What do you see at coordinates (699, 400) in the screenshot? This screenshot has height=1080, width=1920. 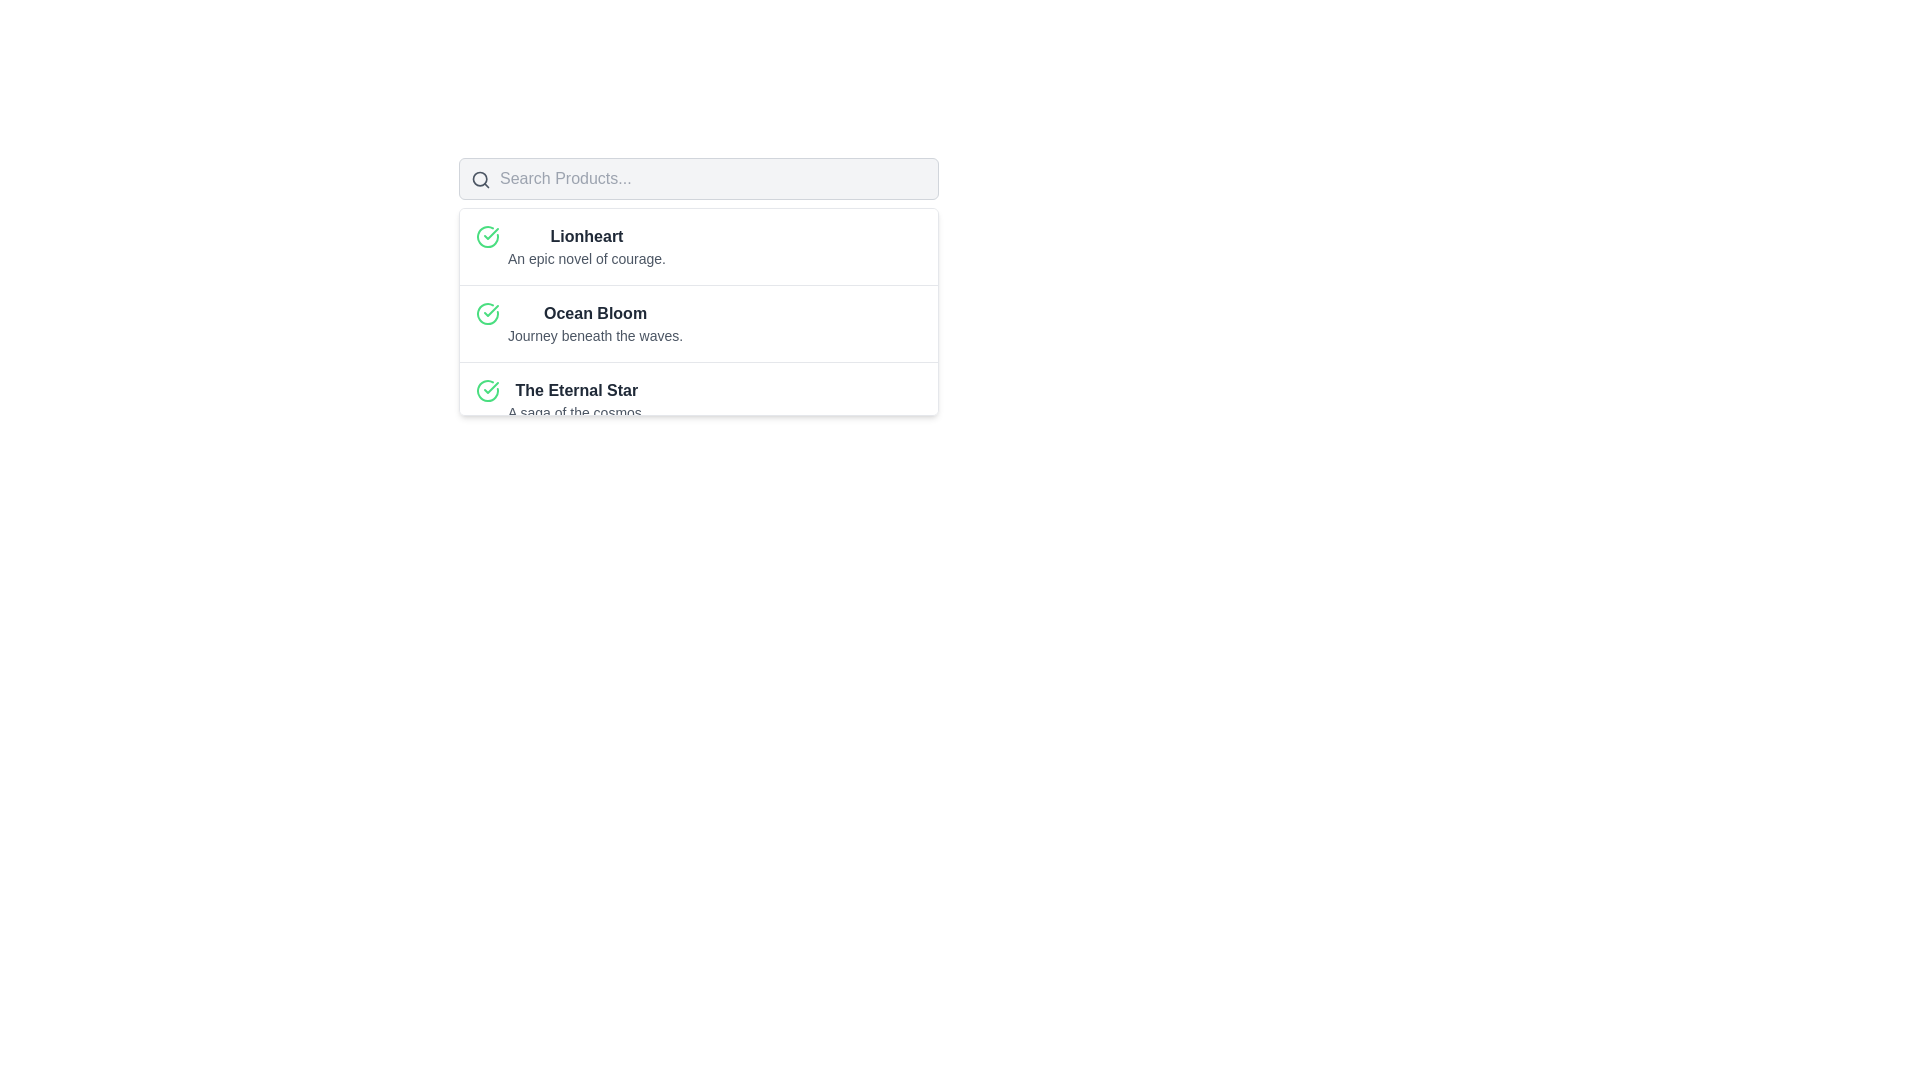 I see `the third item in the vertical list, representing the product 'The Eternal Star'` at bounding box center [699, 400].